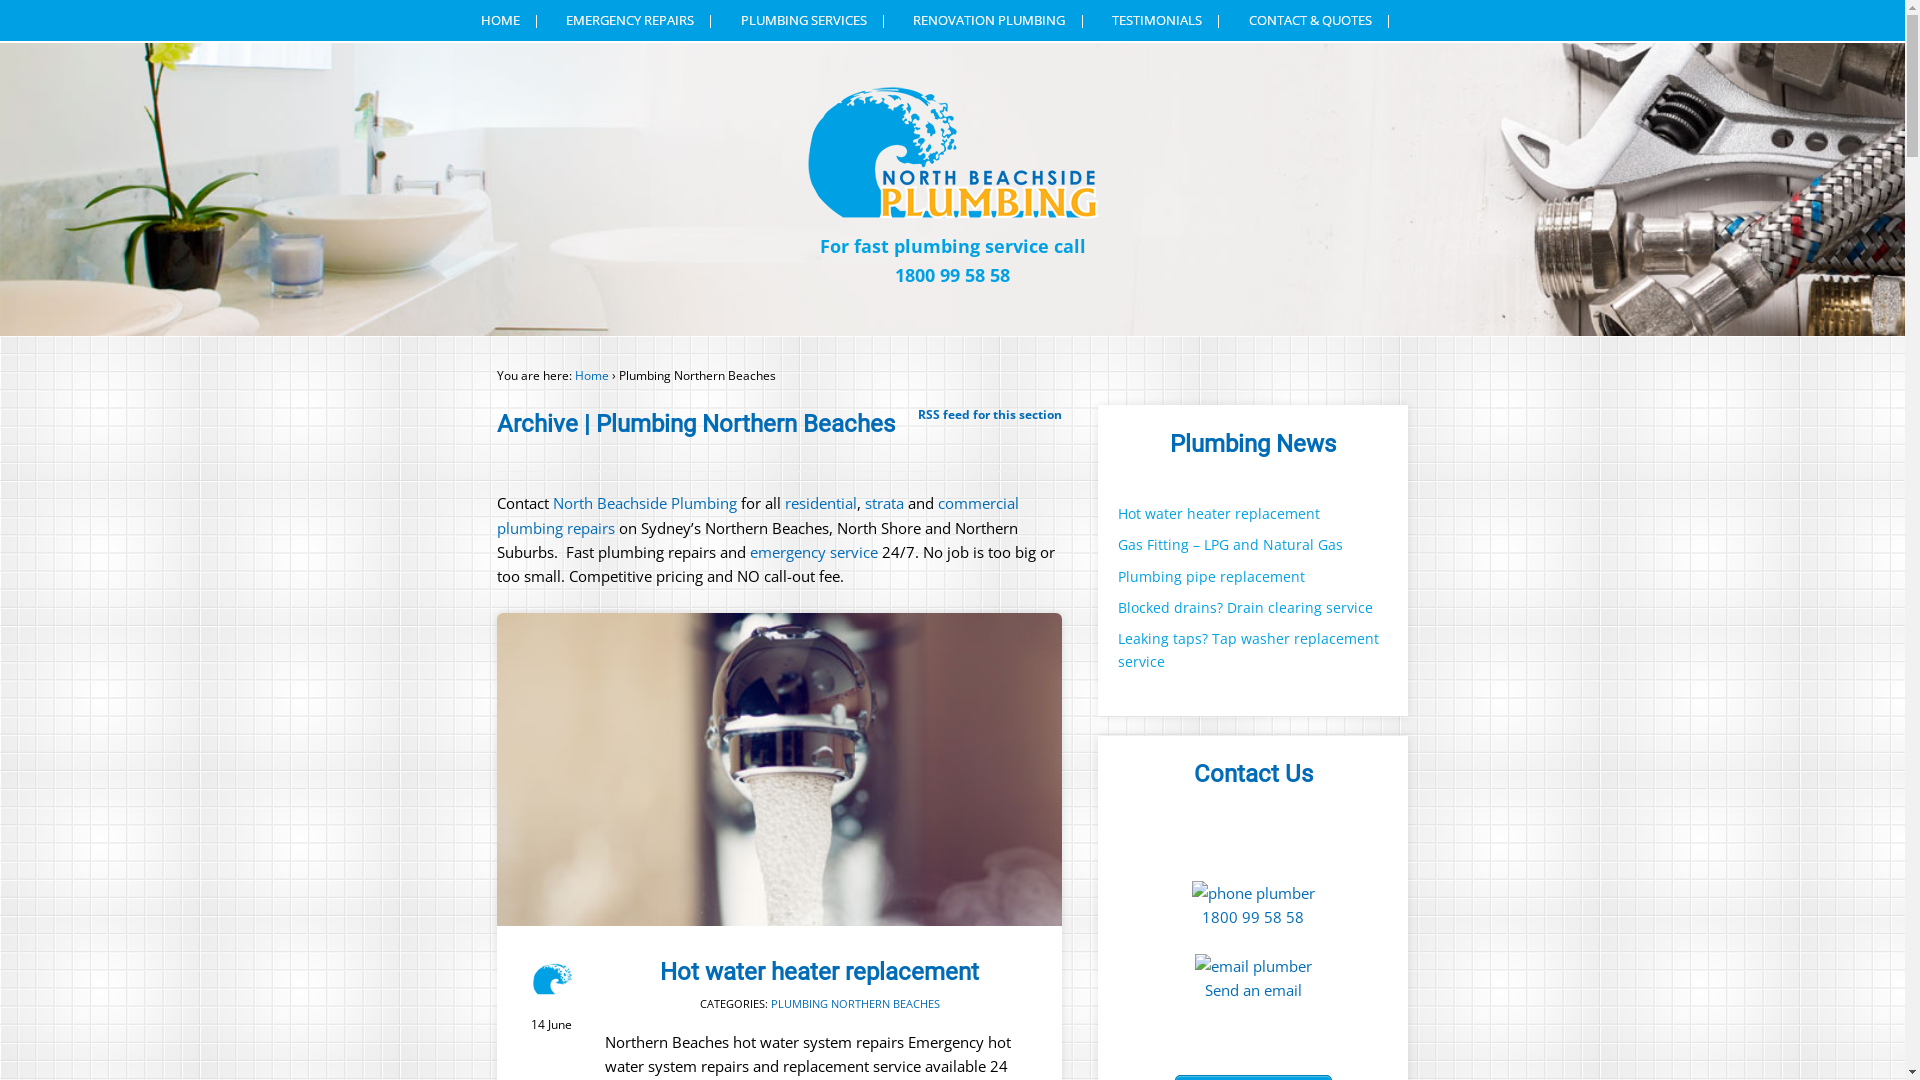  Describe the element at coordinates (811, 551) in the screenshot. I see `'emergency service'` at that location.